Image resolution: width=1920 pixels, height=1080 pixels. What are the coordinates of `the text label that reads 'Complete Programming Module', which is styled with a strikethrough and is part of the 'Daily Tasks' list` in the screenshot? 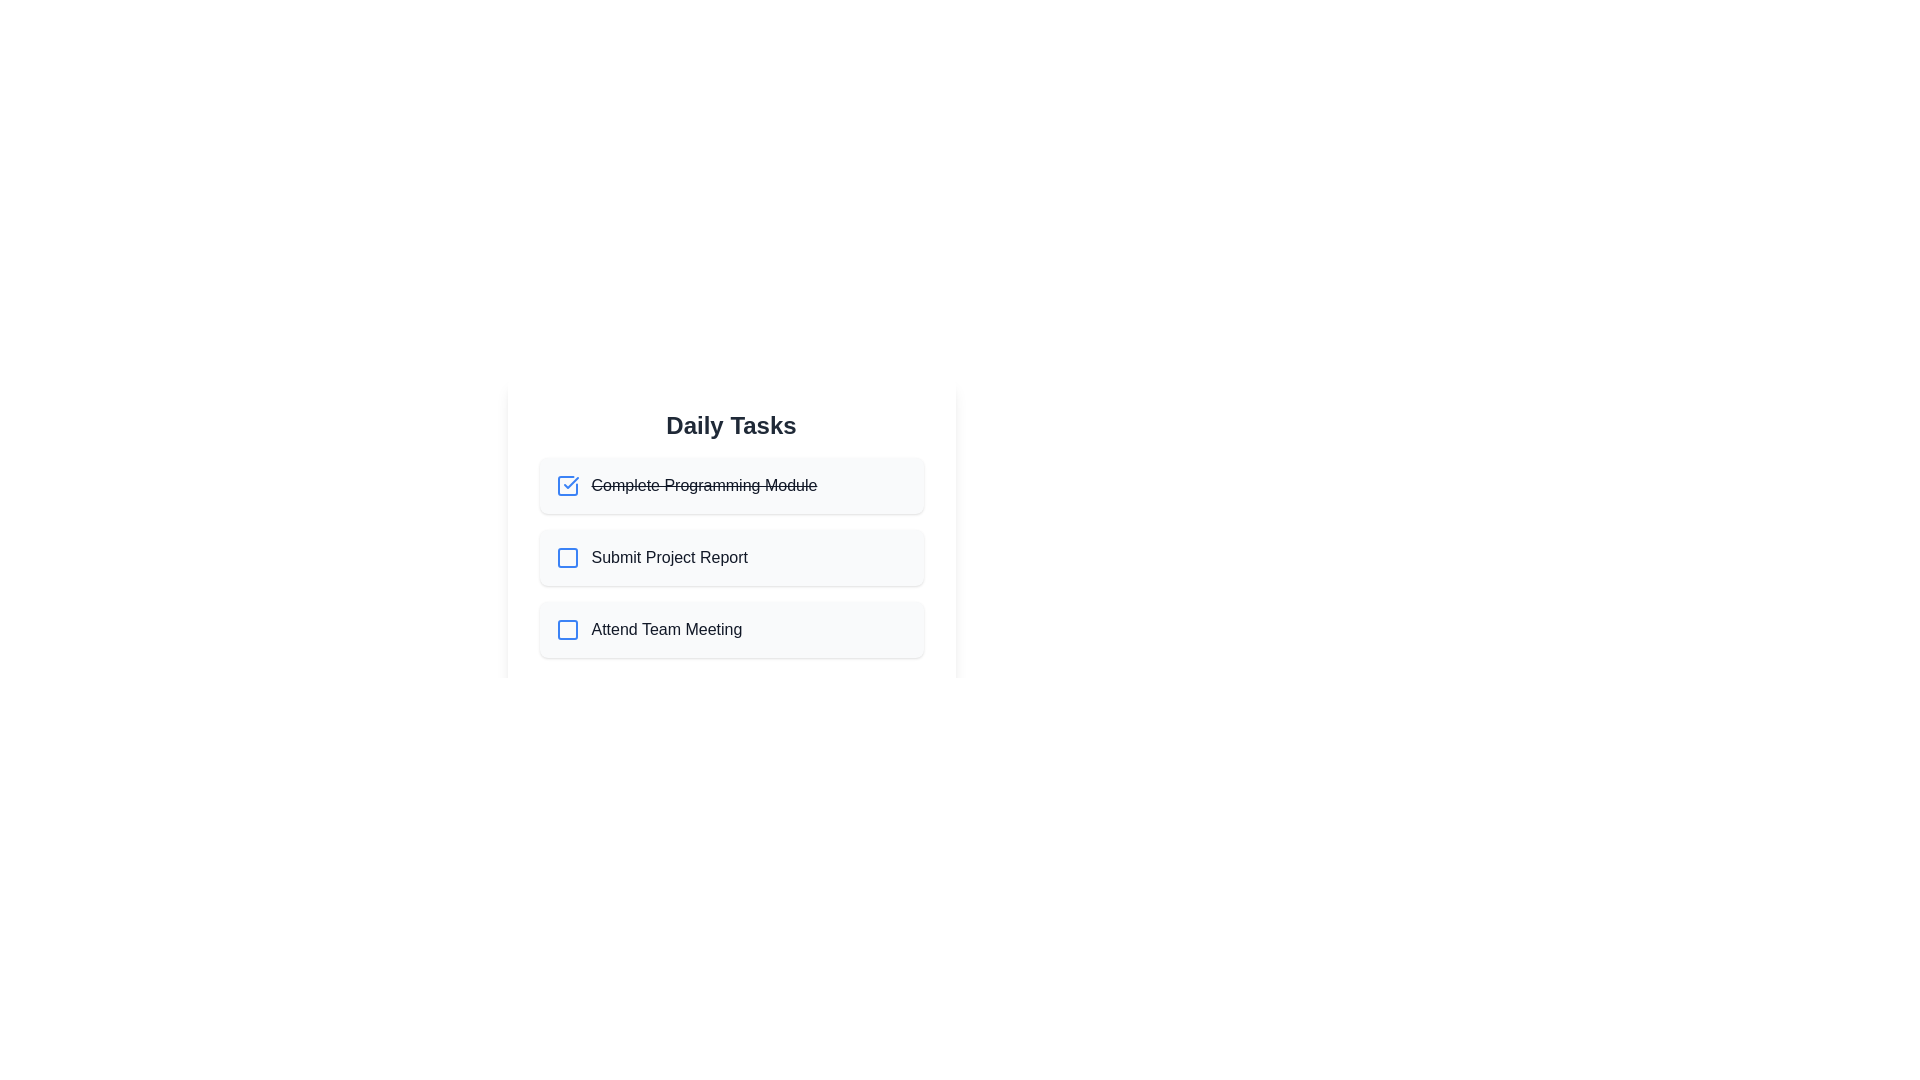 It's located at (704, 486).